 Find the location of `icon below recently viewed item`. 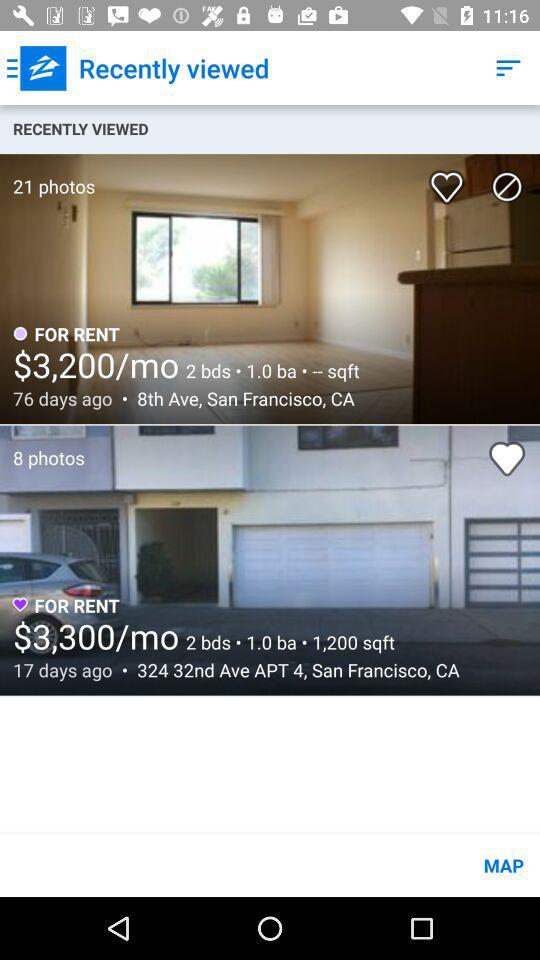

icon below recently viewed item is located at coordinates (507, 186).